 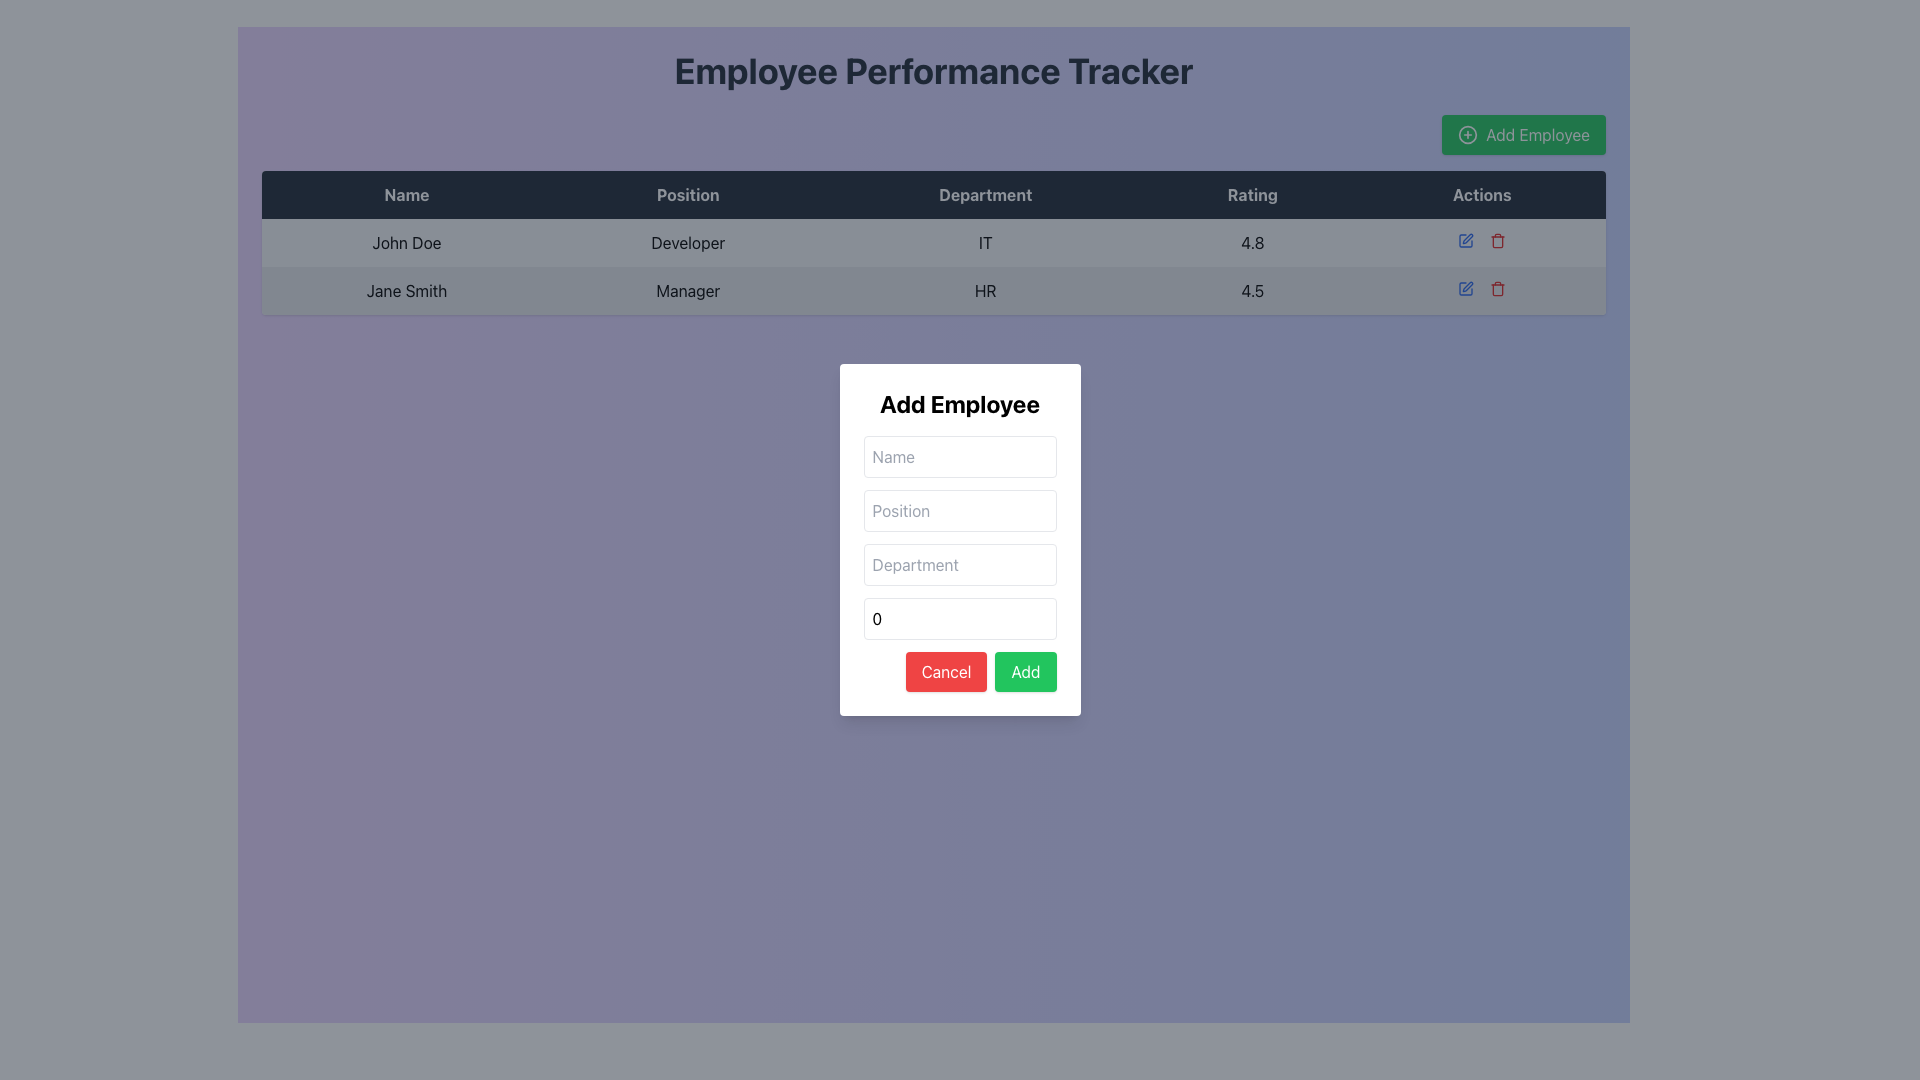 I want to click on the 'Manager' text label in the 'Position' column of the Employee Performance Tracker table, which is minimalist and black in color, so click(x=688, y=290).